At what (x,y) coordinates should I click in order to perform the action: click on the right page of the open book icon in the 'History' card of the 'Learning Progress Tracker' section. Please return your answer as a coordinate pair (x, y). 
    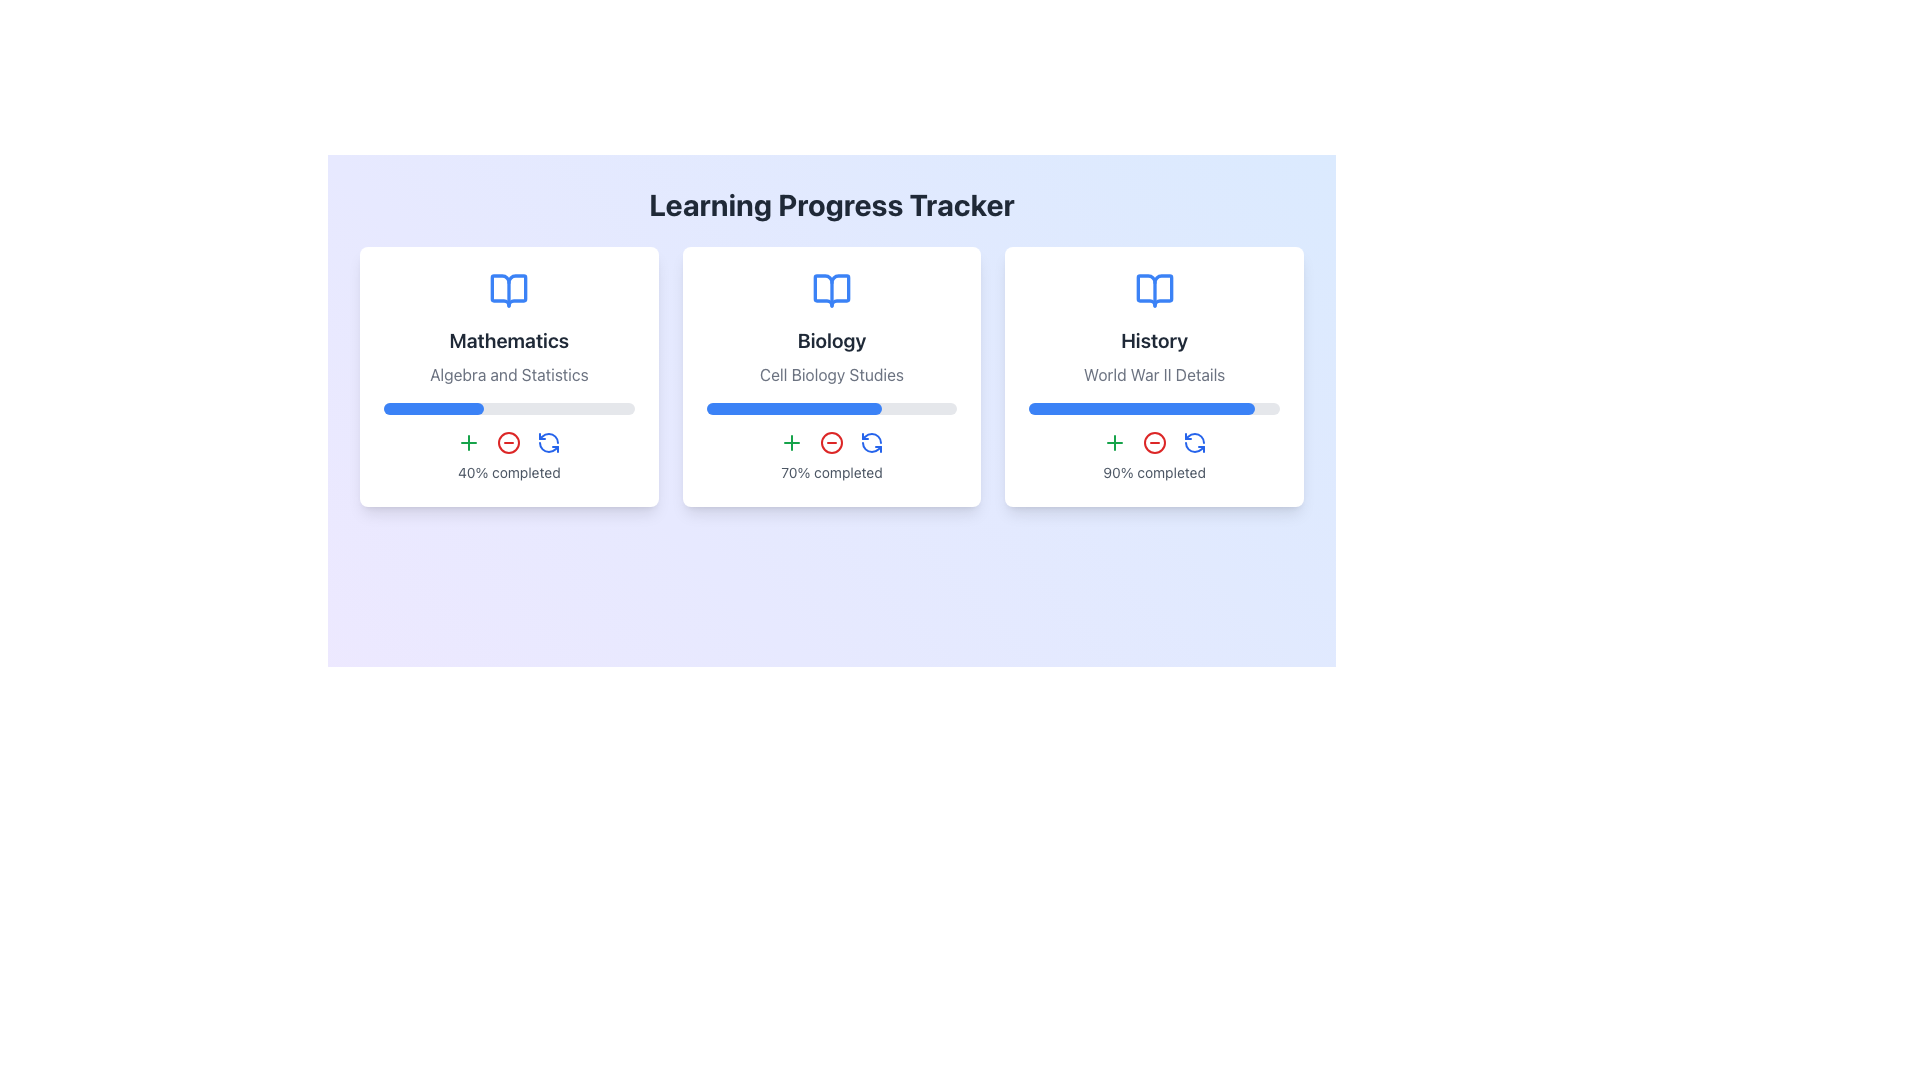
    Looking at the image, I should click on (1154, 290).